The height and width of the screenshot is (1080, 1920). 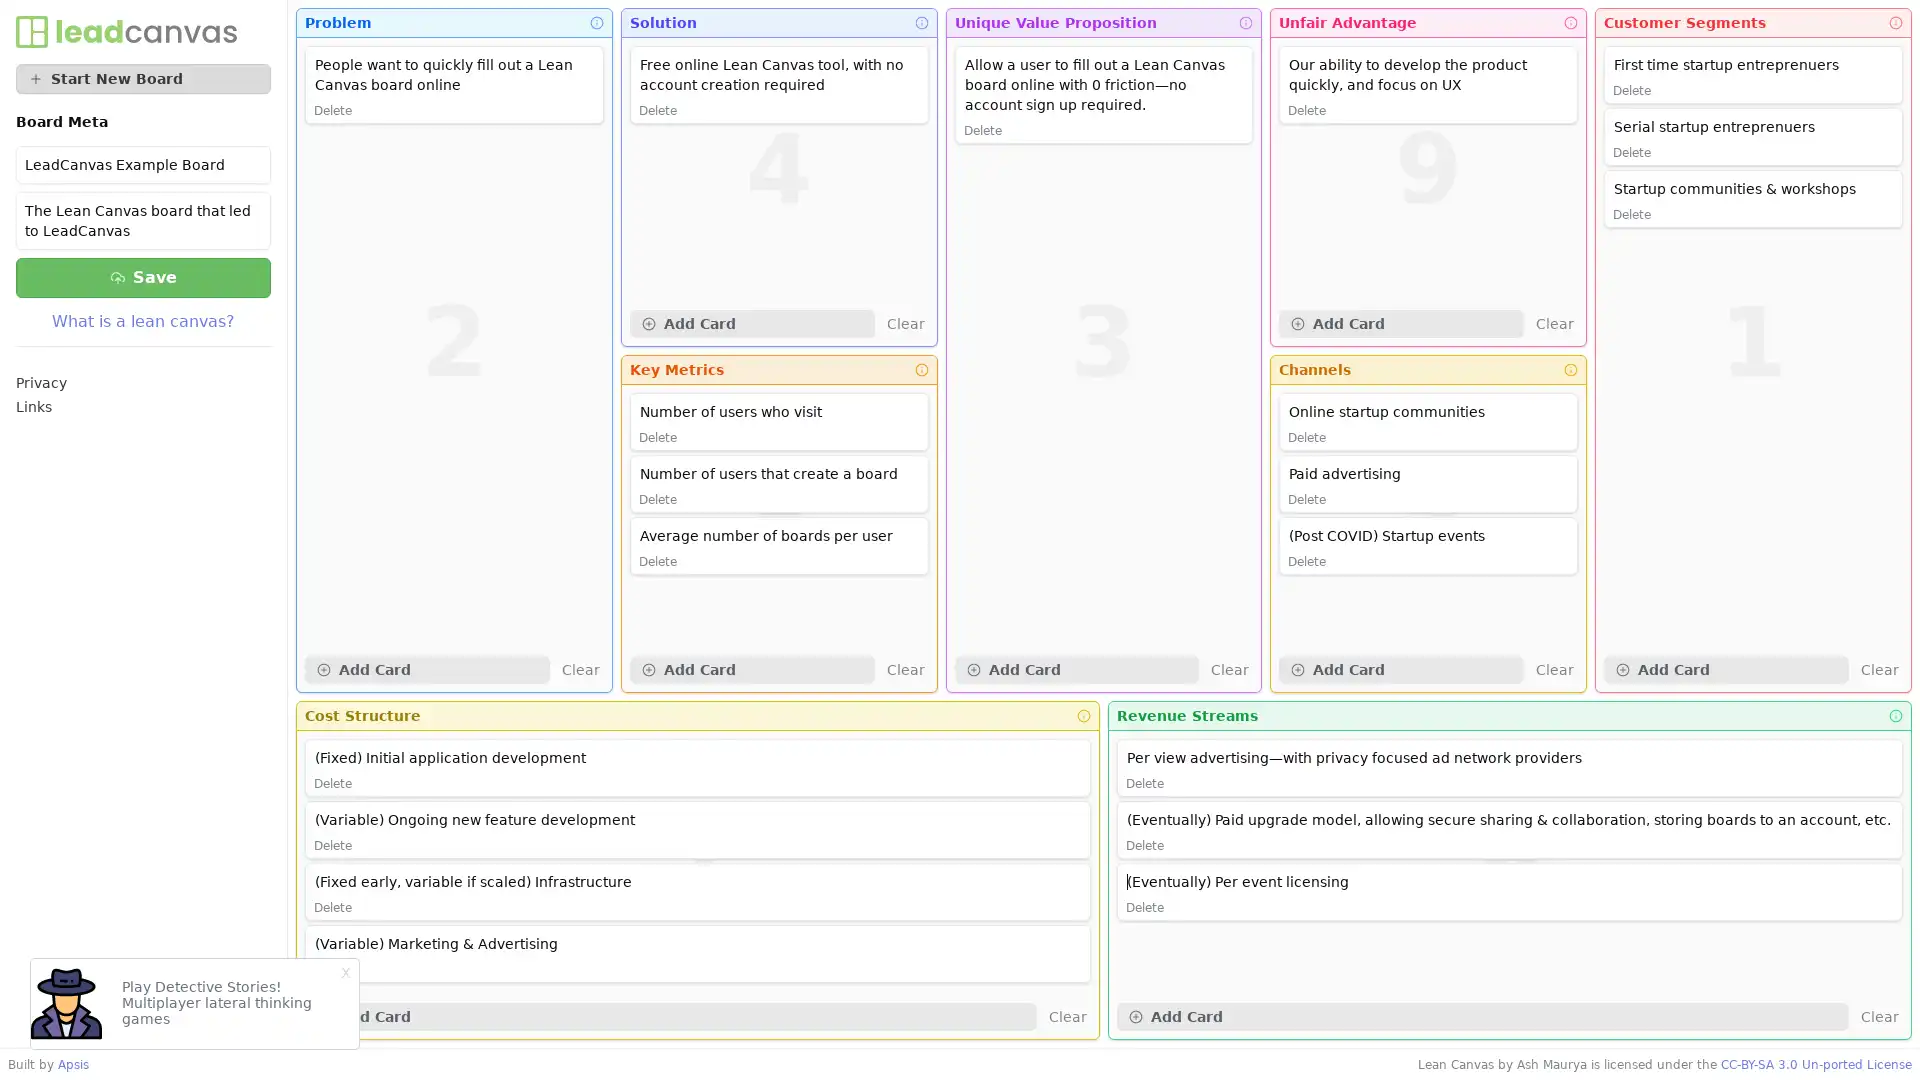 What do you see at coordinates (426, 670) in the screenshot?
I see `Add Card` at bounding box center [426, 670].